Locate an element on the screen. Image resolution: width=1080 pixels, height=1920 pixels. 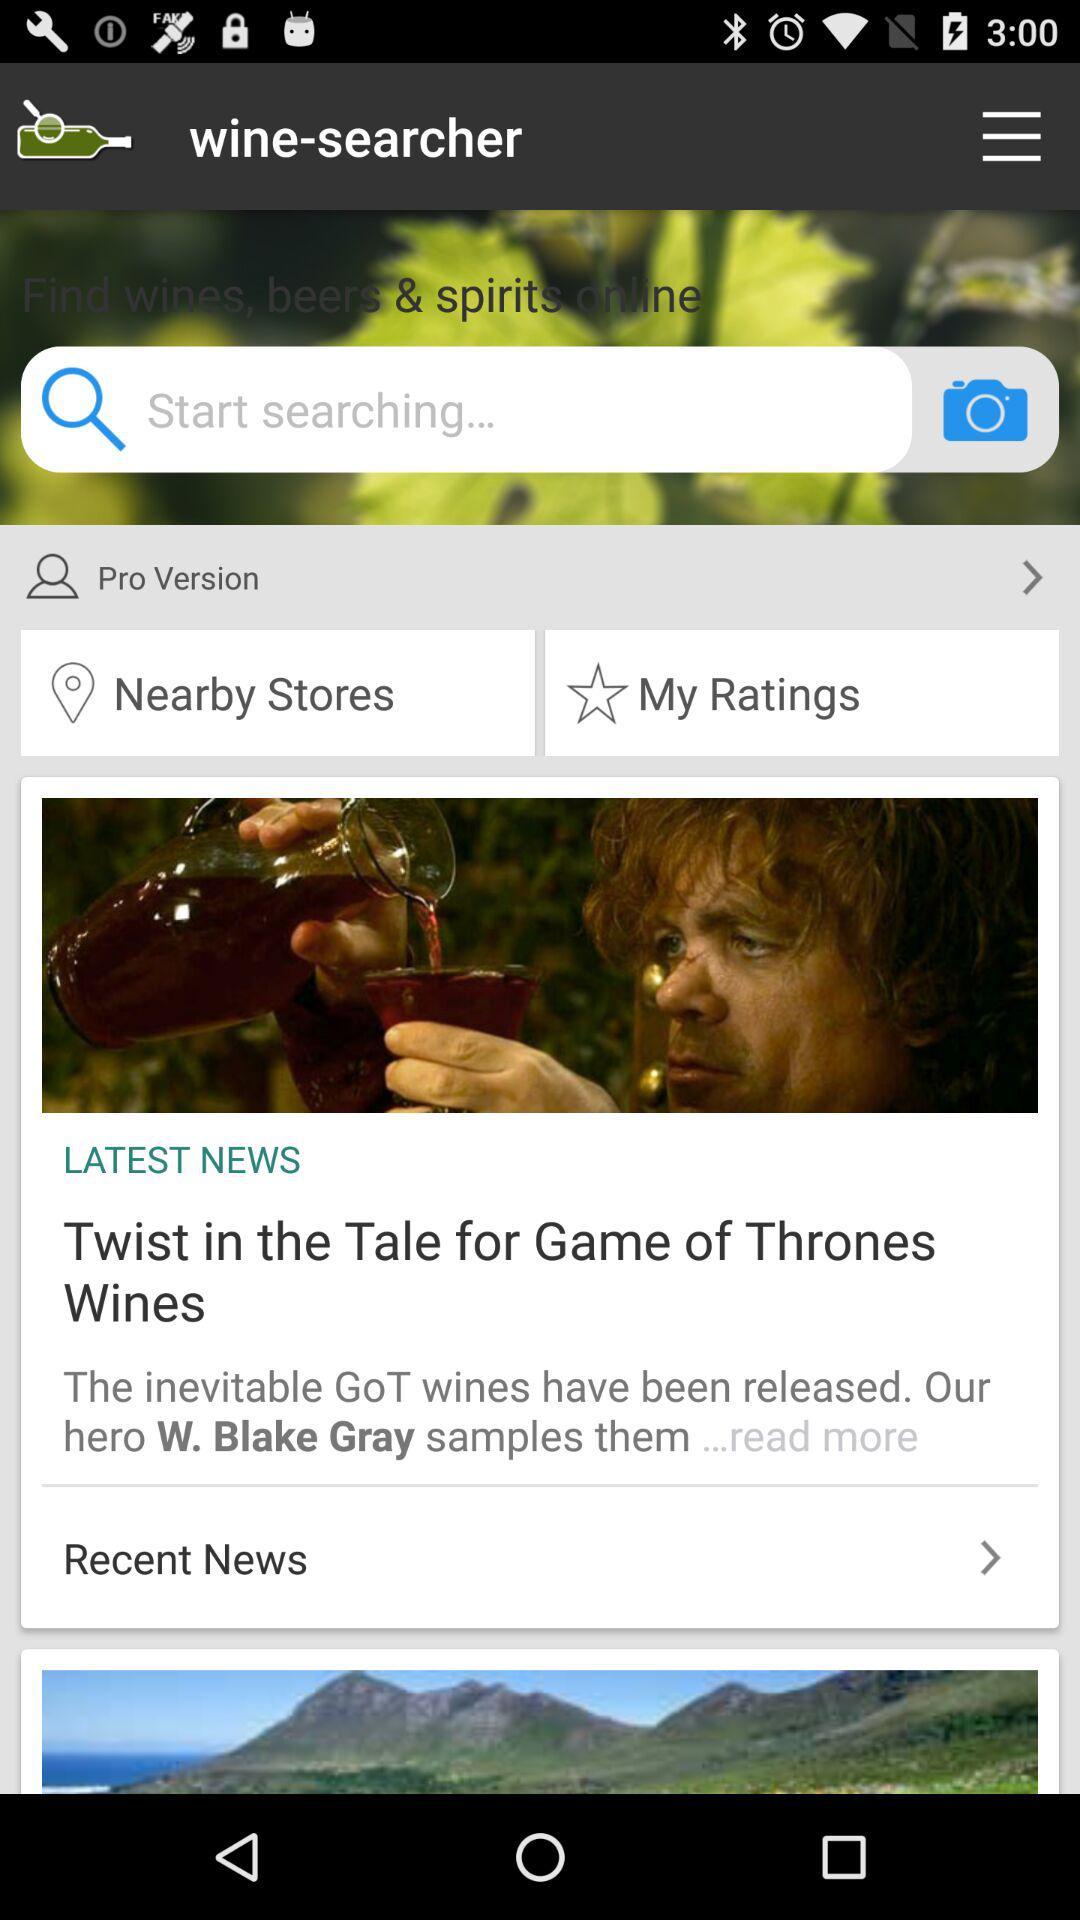
find your wine is located at coordinates (72, 135).